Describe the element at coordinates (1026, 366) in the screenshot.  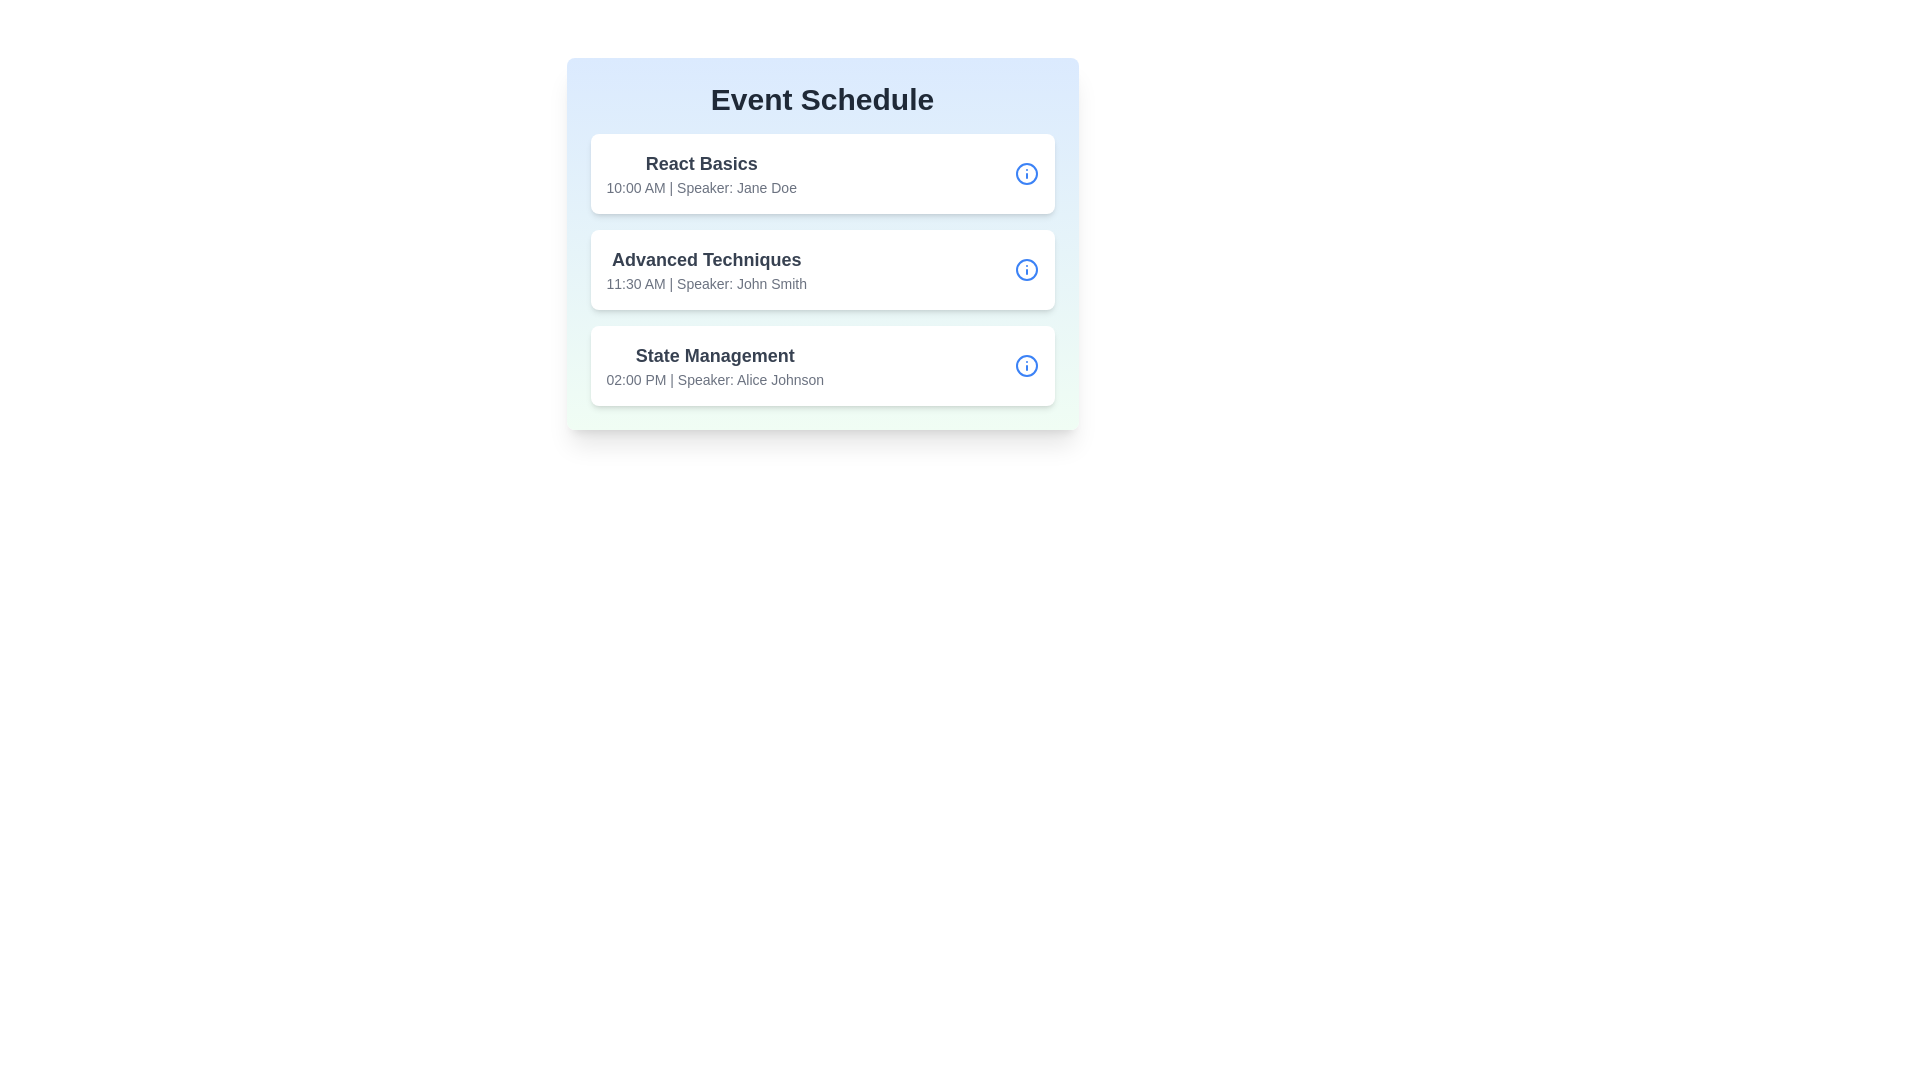
I see `the information button for the session 'State Management'` at that location.